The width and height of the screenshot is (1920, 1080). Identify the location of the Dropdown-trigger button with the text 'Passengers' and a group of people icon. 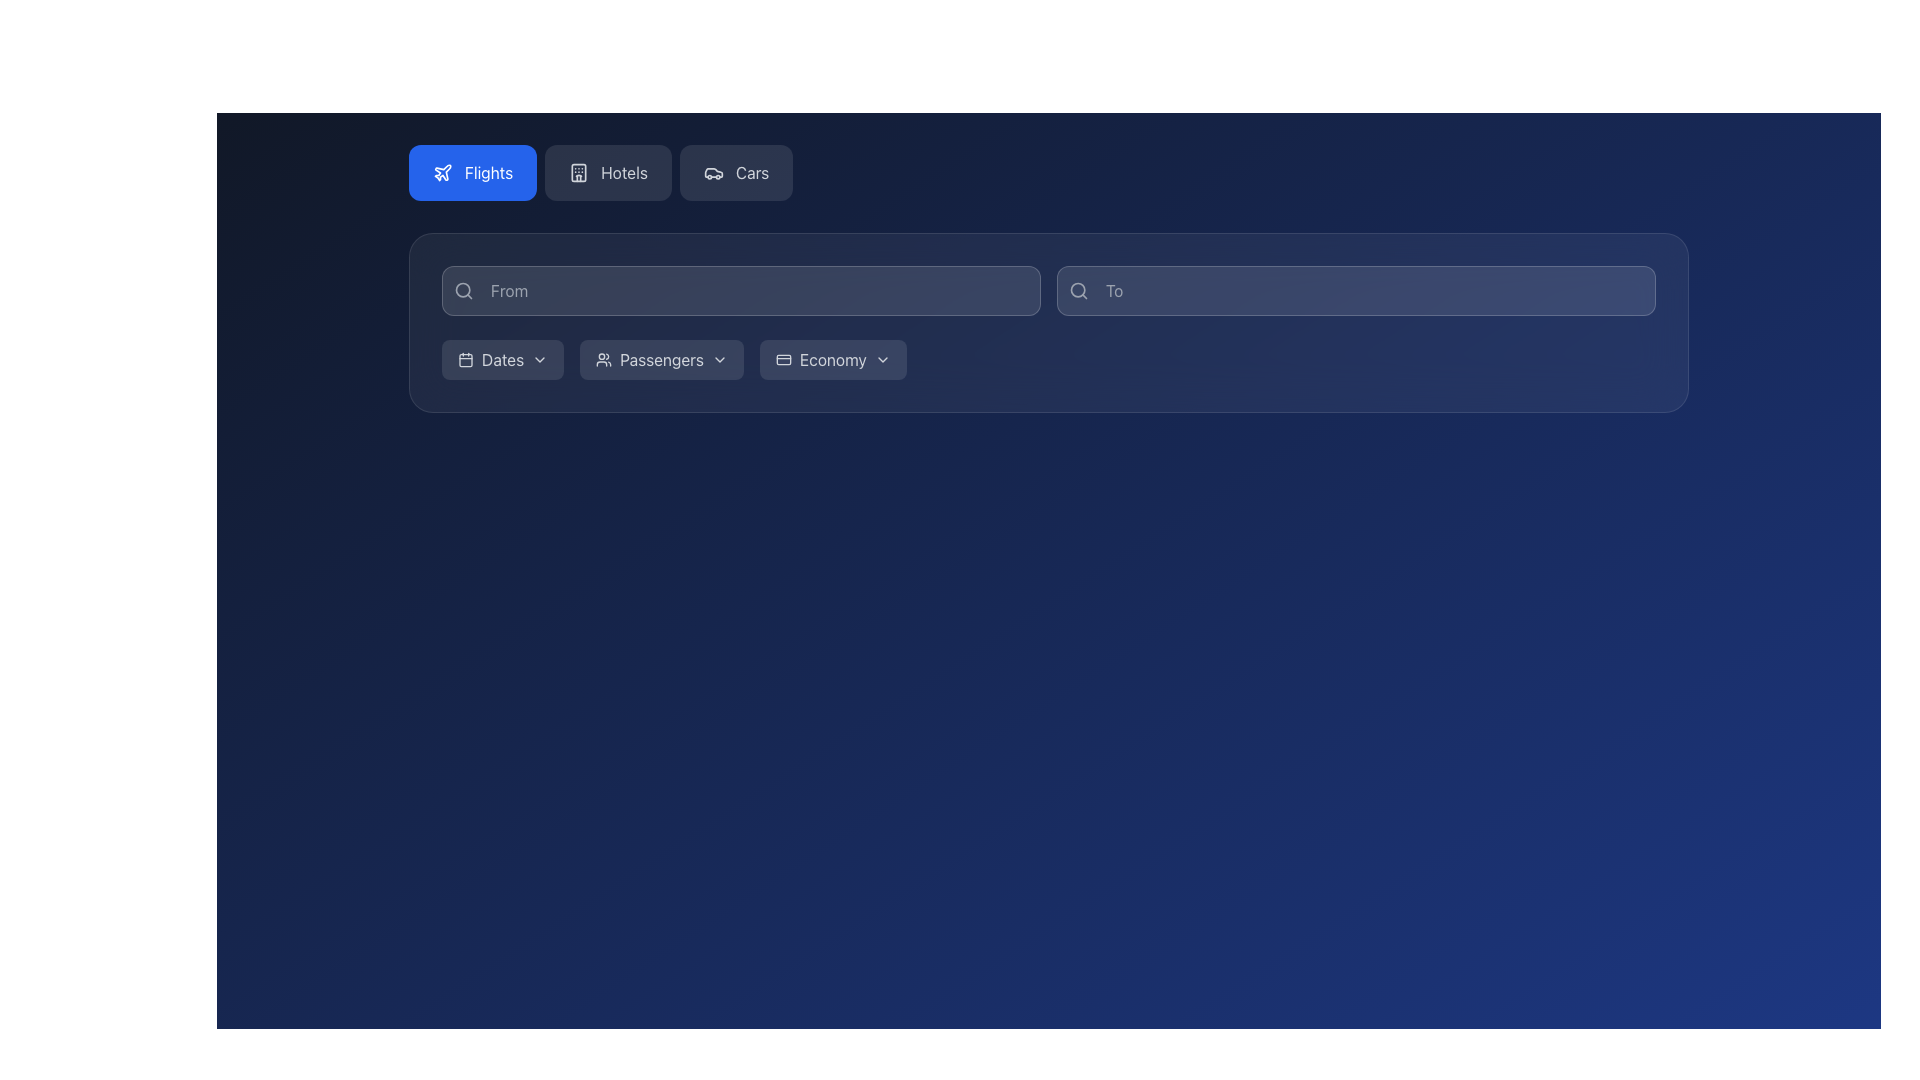
(662, 358).